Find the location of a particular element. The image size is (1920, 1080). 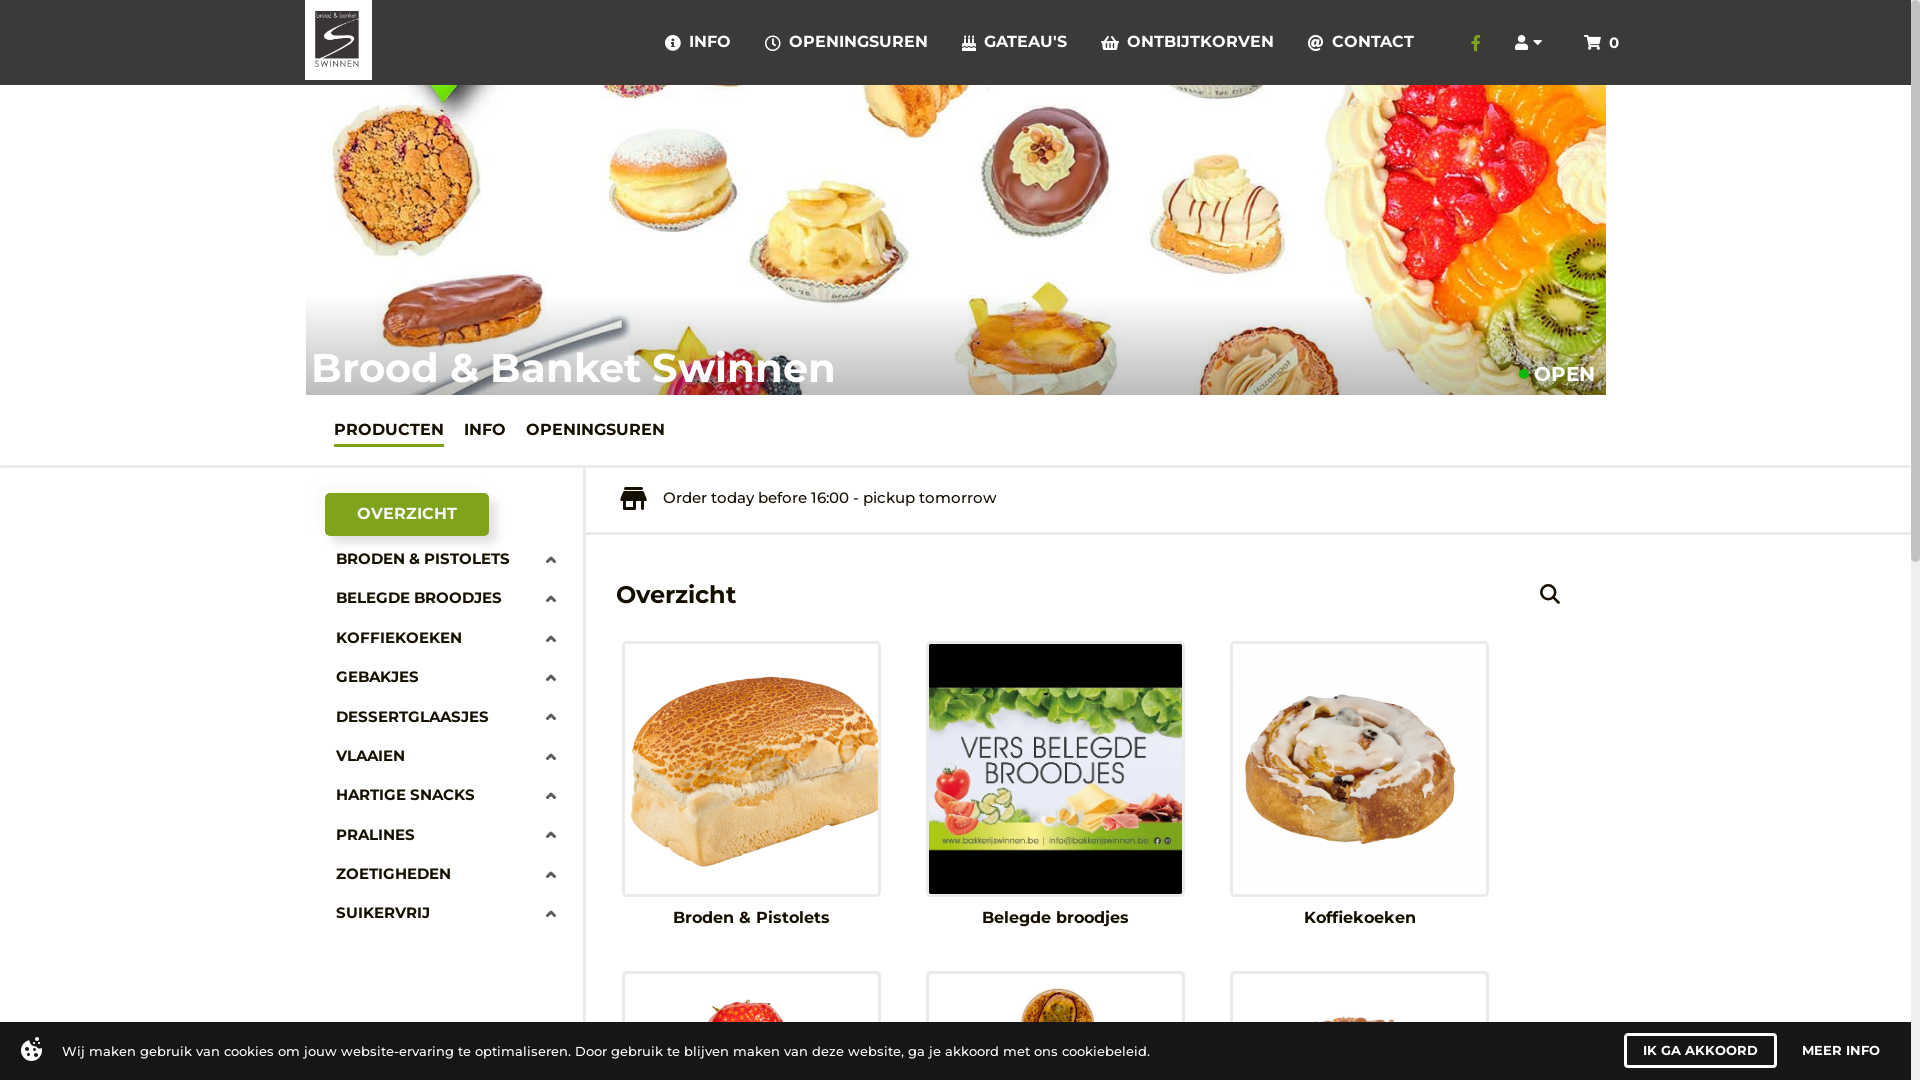

'MORE INFO' is located at coordinates (1847, 1049).